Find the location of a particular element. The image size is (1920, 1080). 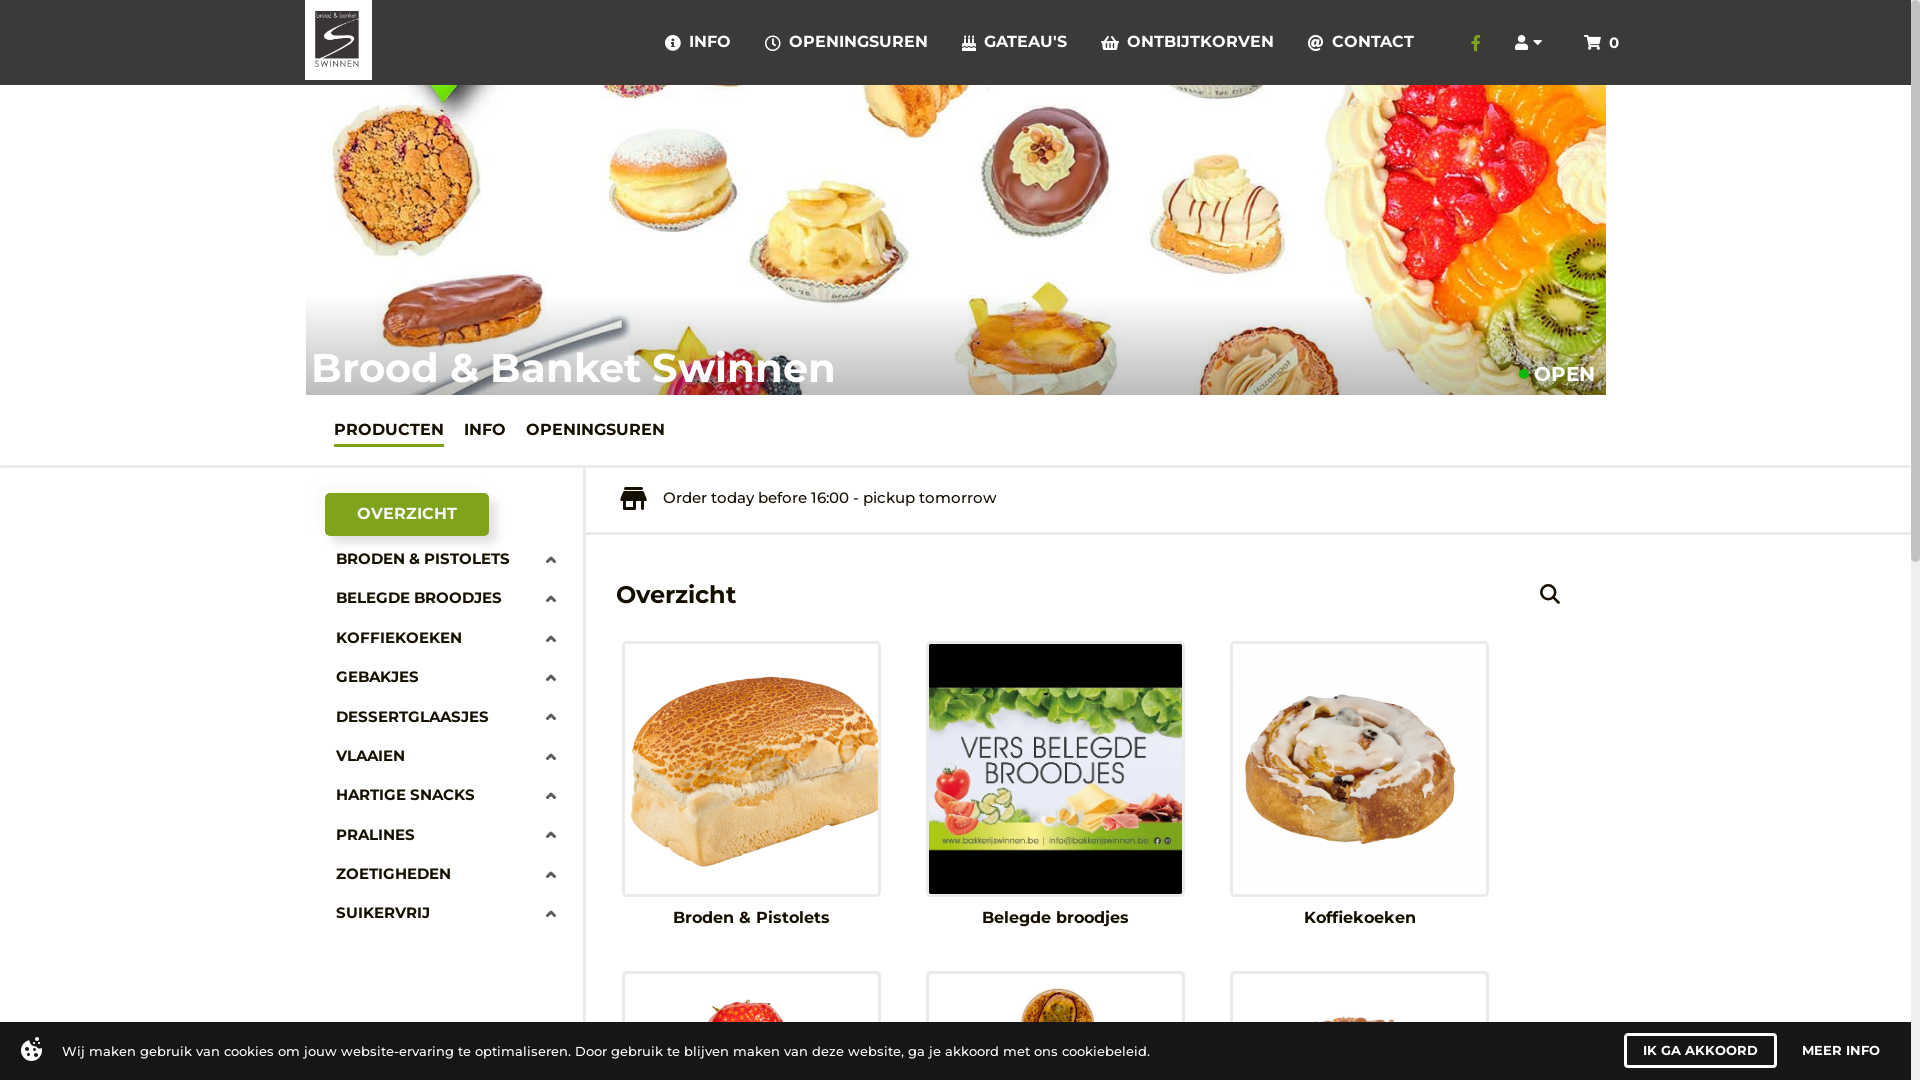

'MORE INFO' is located at coordinates (1847, 1049).